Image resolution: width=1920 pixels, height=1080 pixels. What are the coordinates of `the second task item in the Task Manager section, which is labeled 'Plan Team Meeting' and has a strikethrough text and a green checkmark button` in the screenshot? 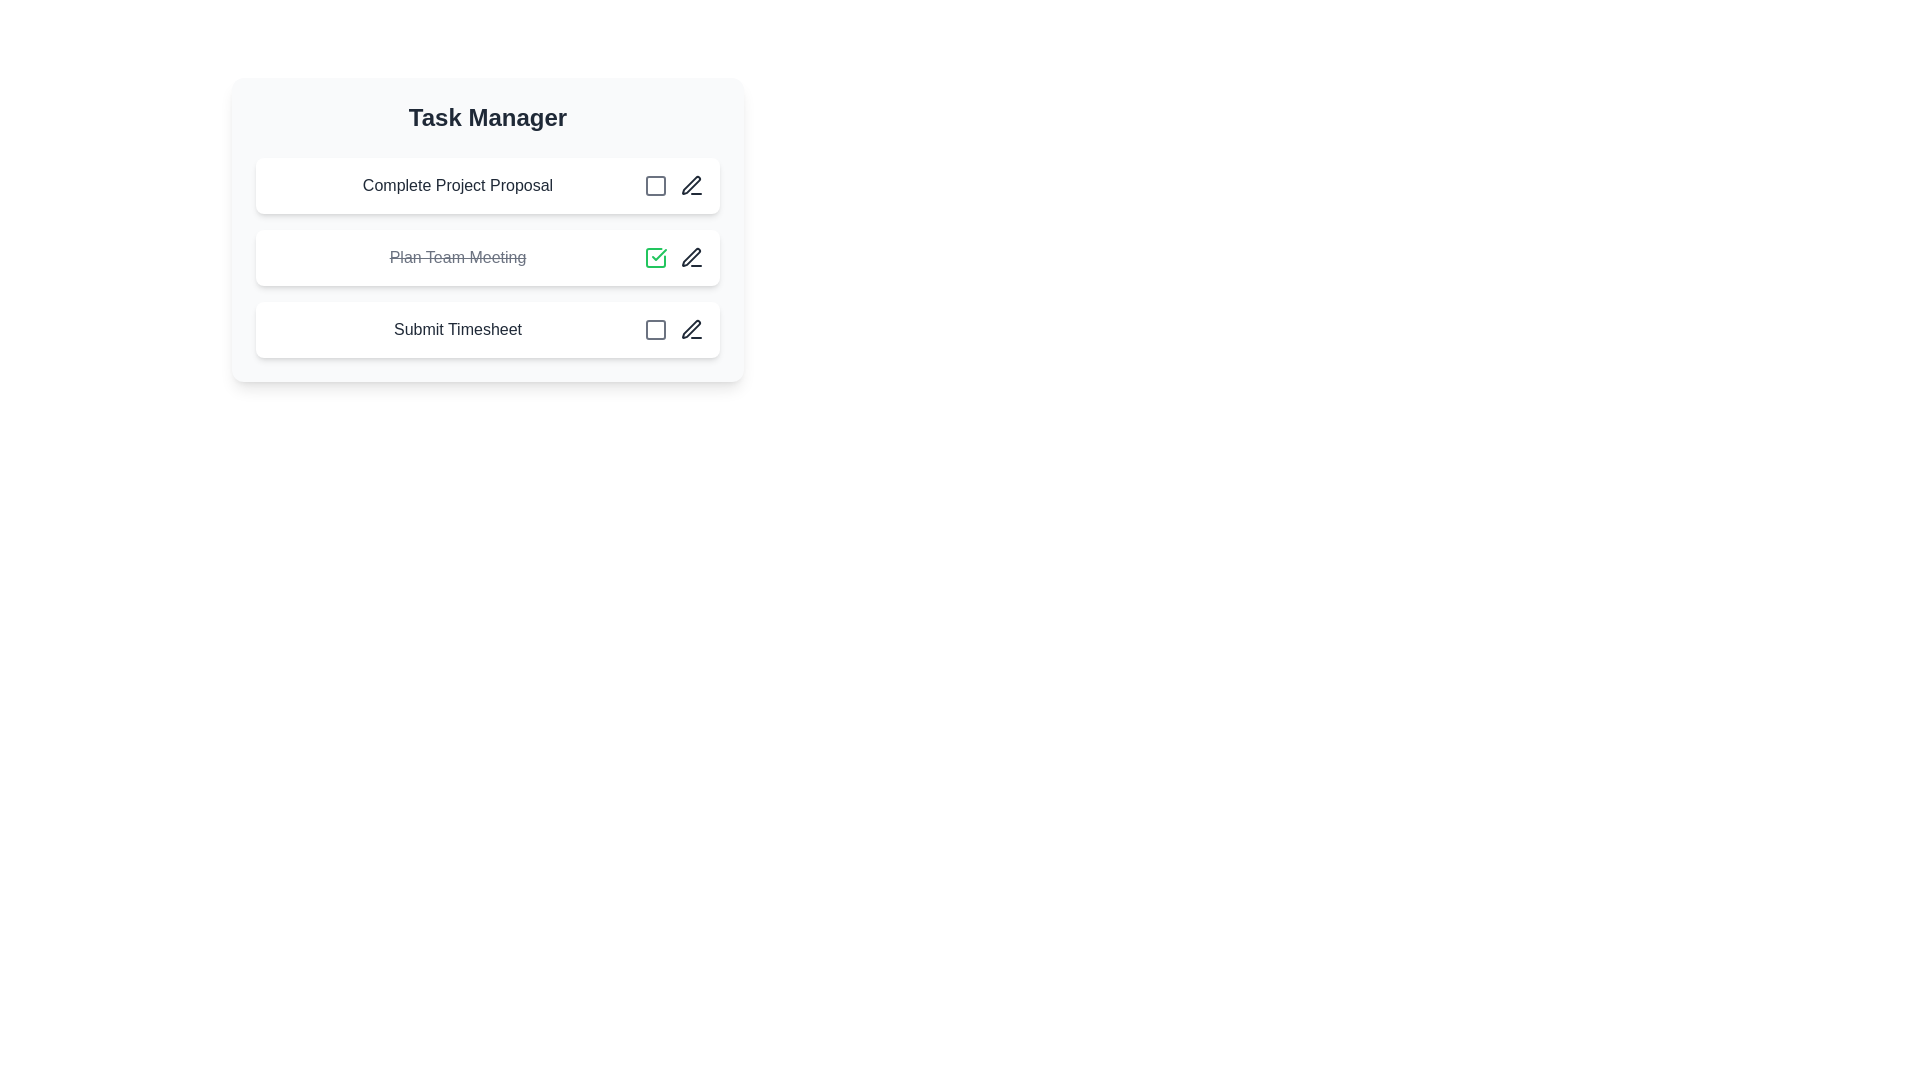 It's located at (488, 257).